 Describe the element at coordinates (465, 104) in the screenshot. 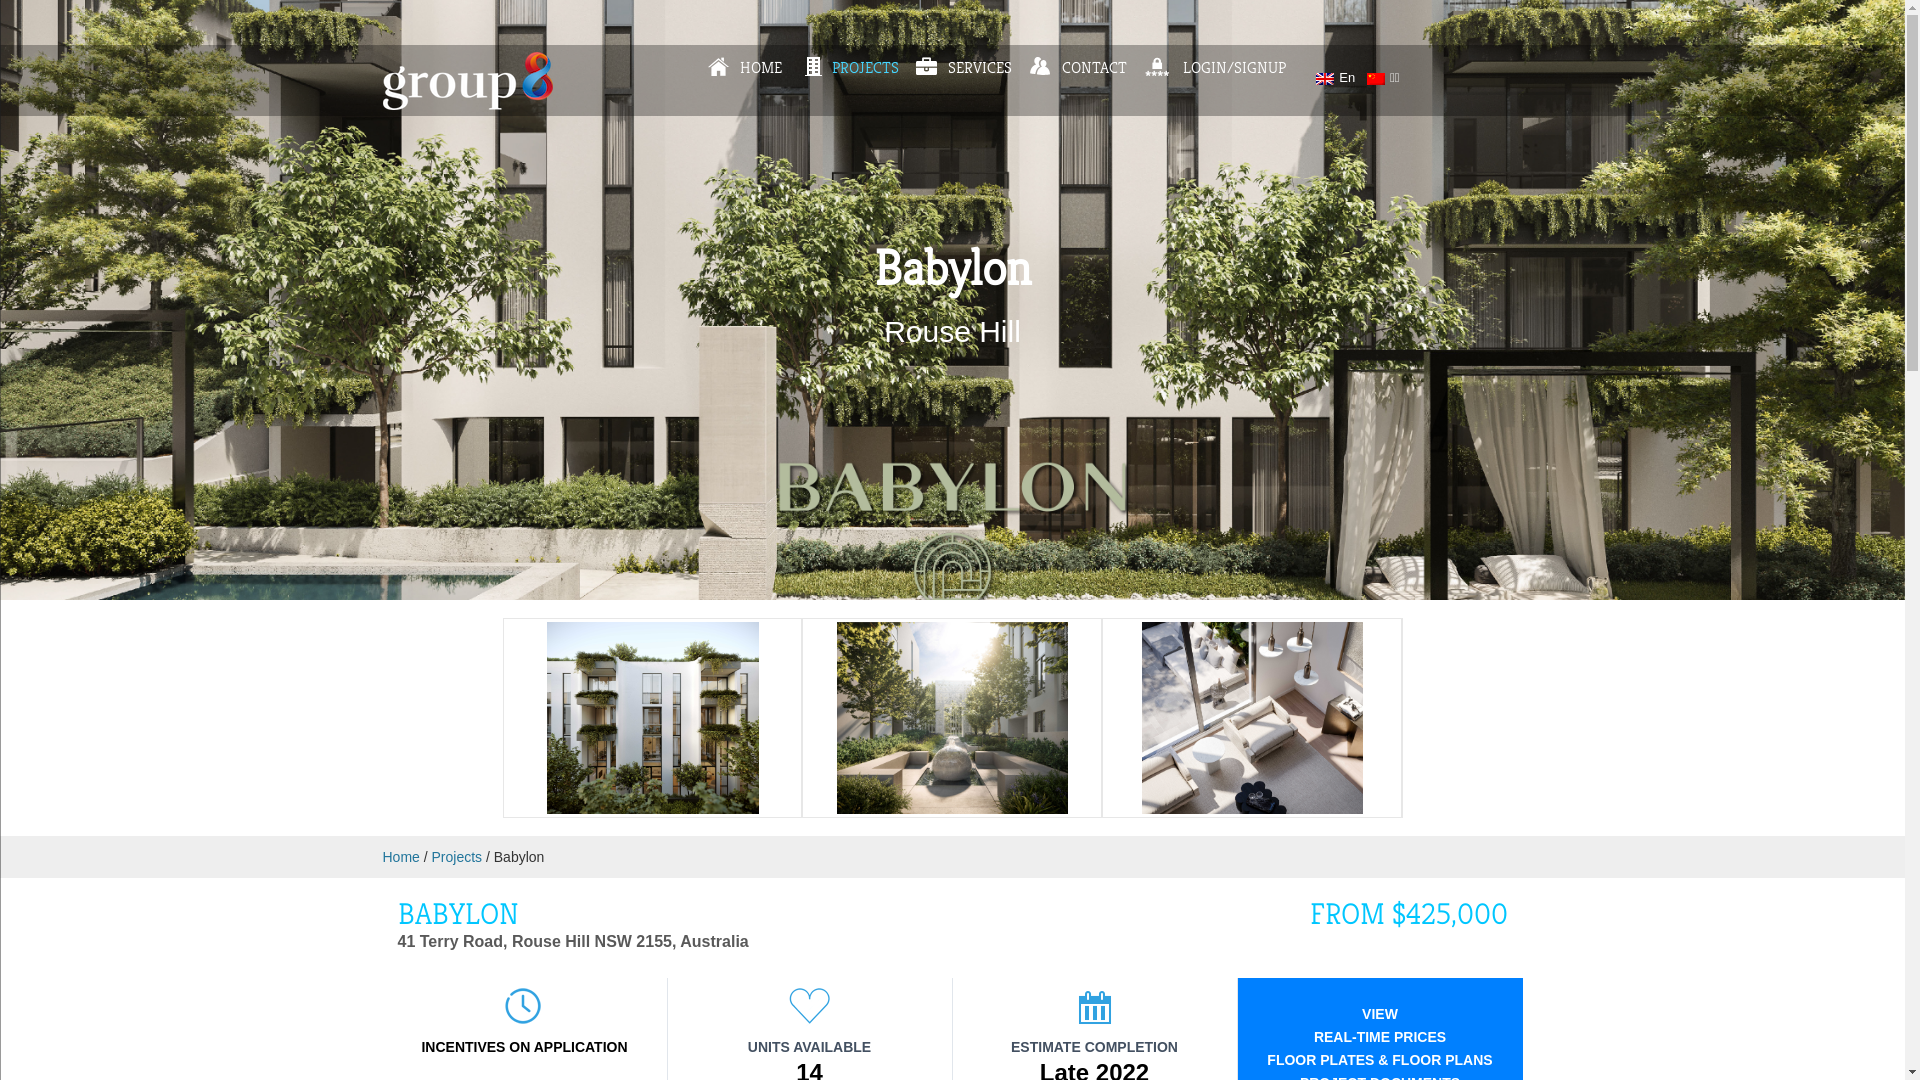

I see `'Group8'` at that location.